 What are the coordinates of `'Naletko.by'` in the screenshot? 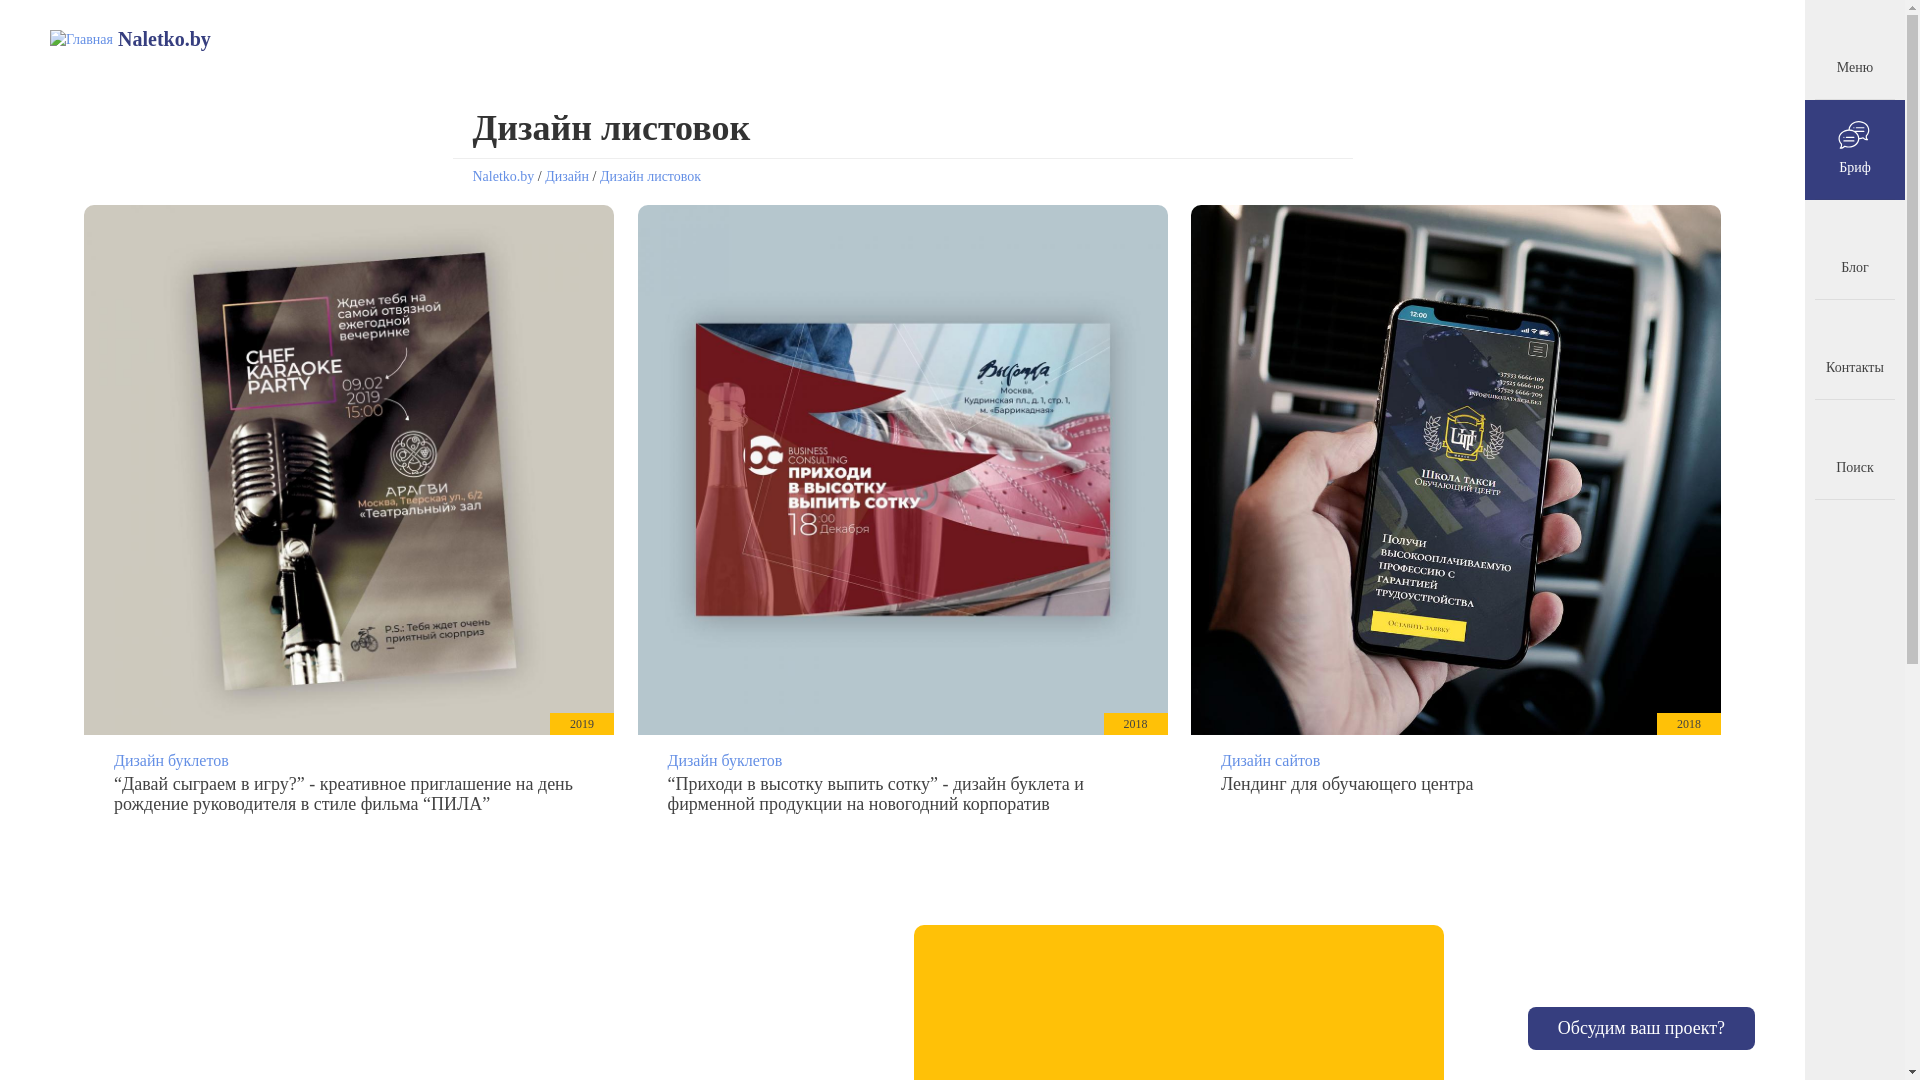 It's located at (503, 175).